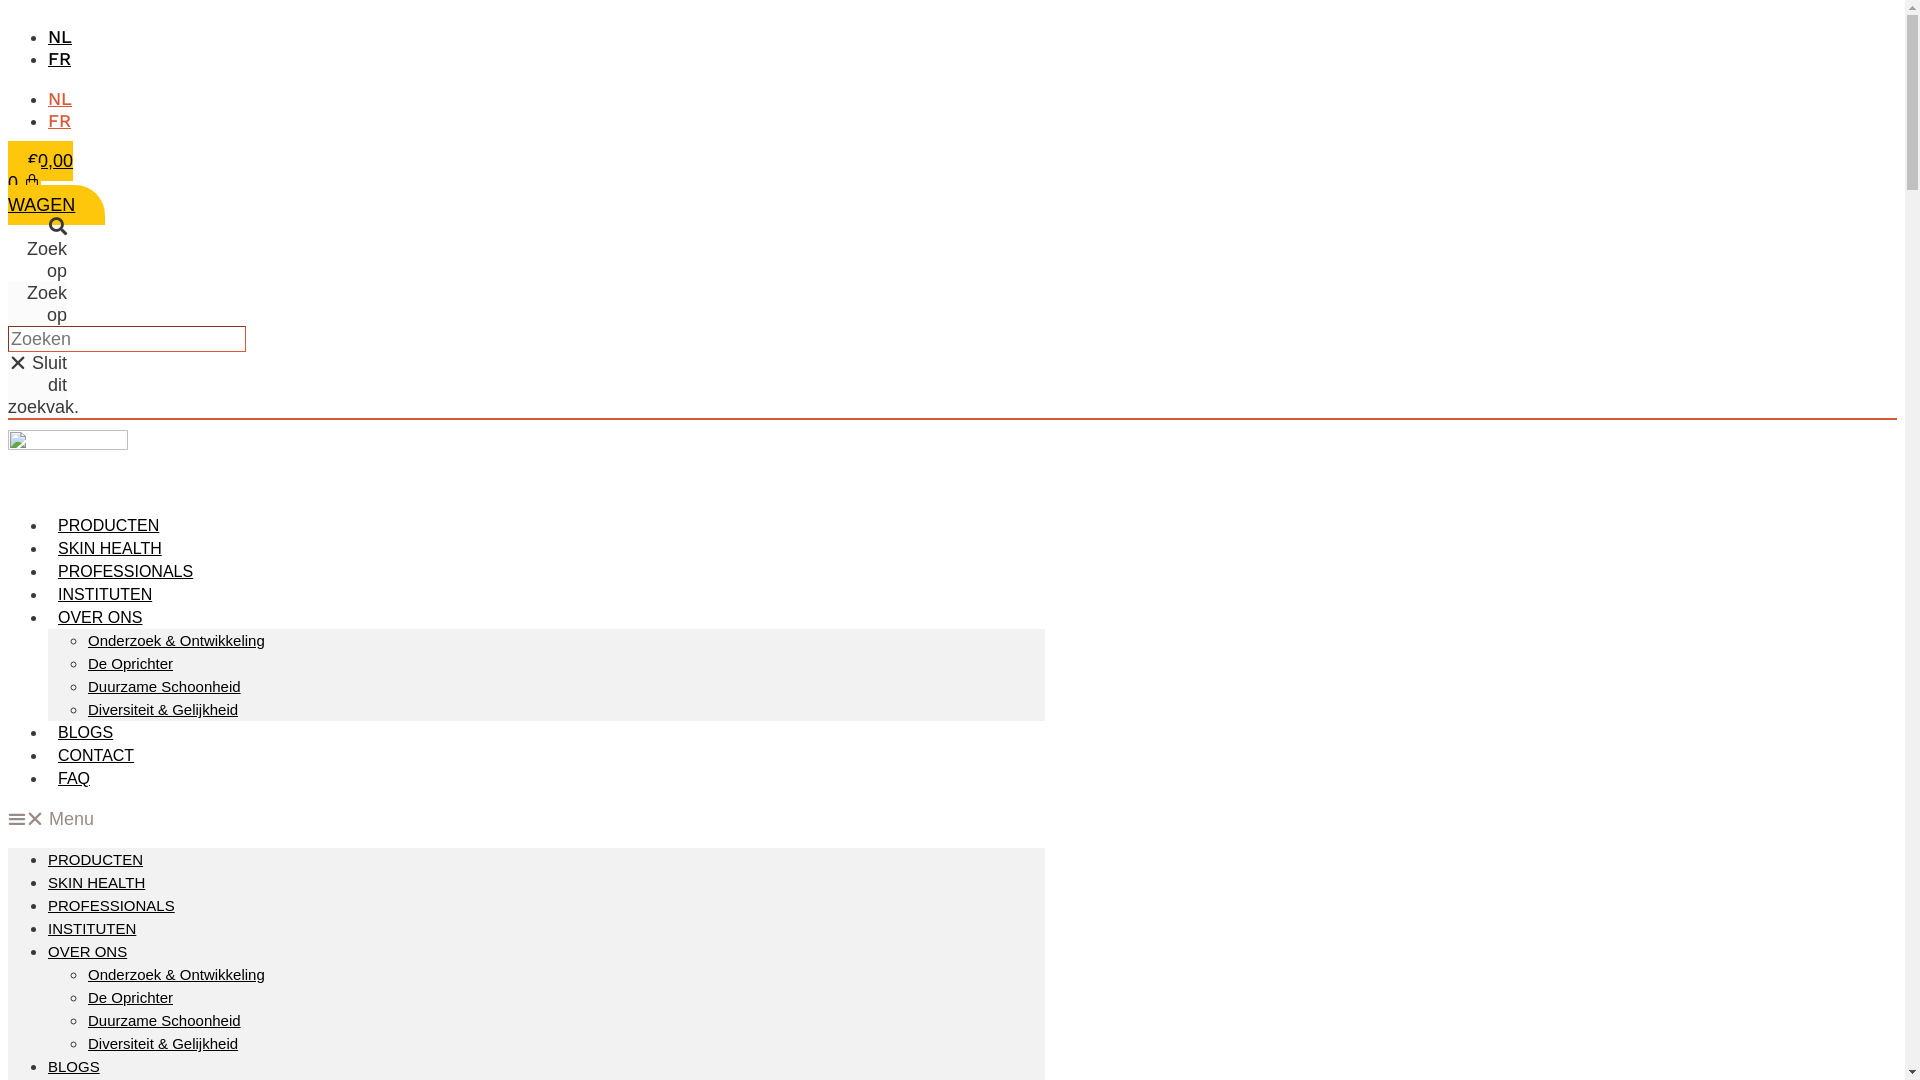 This screenshot has width=1920, height=1080. Describe the element at coordinates (99, 616) in the screenshot. I see `'OVER ONS'` at that location.